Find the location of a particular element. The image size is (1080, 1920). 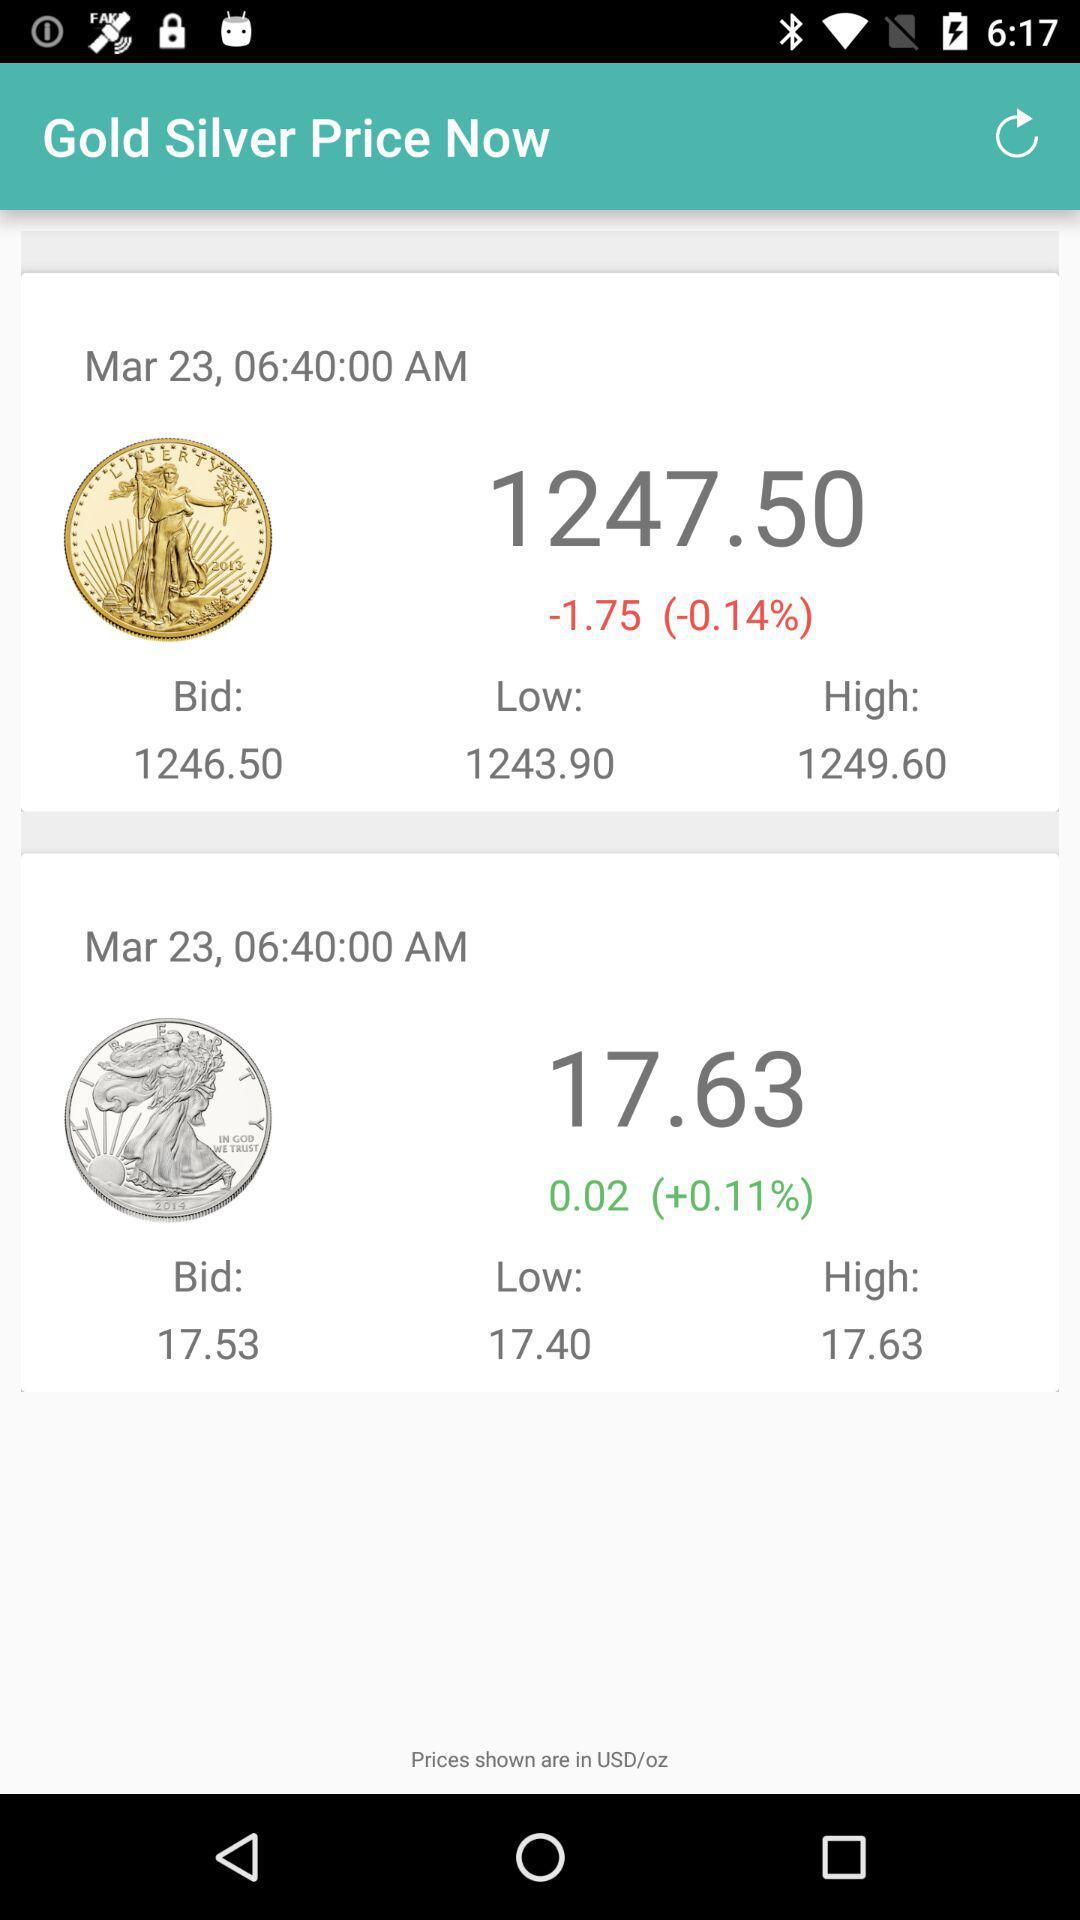

the icon at the top right corner is located at coordinates (1017, 135).